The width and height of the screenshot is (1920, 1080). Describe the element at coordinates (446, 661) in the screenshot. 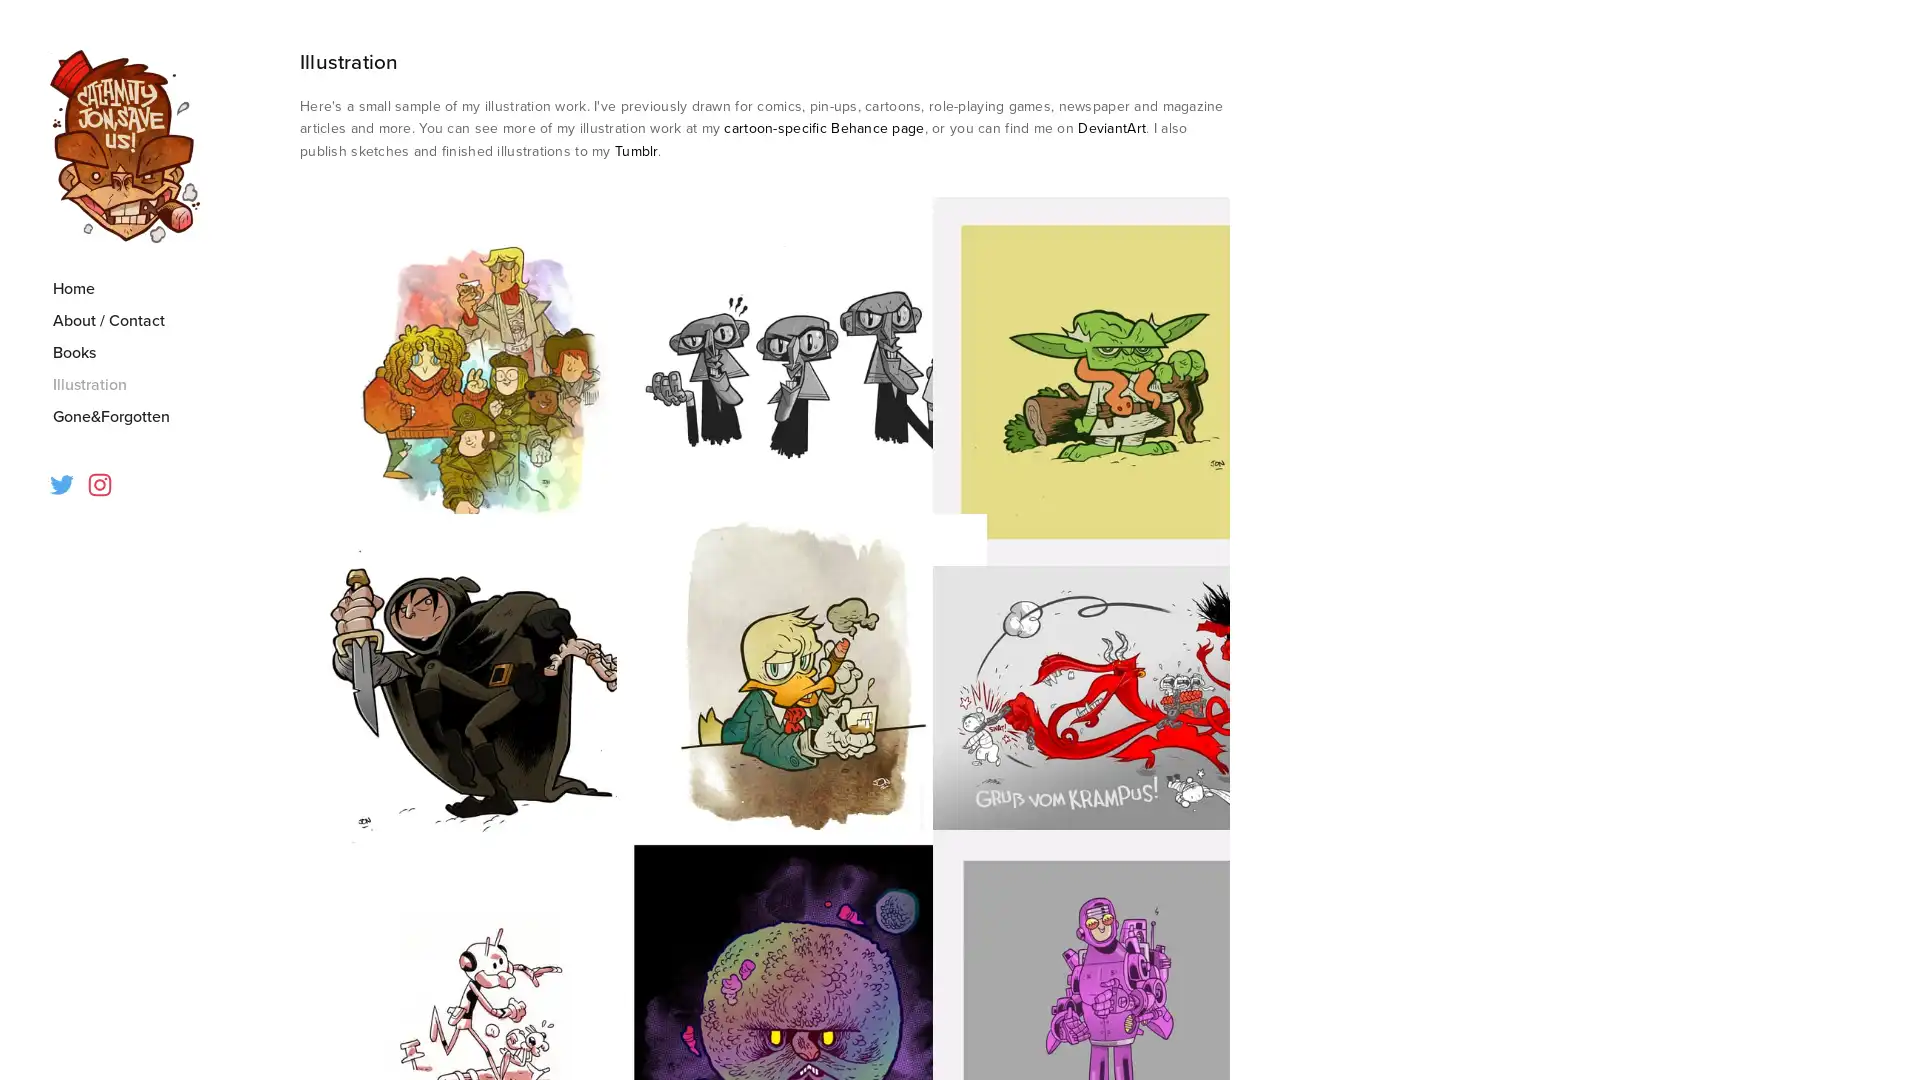

I see `View fullsize illos04.jpg` at that location.